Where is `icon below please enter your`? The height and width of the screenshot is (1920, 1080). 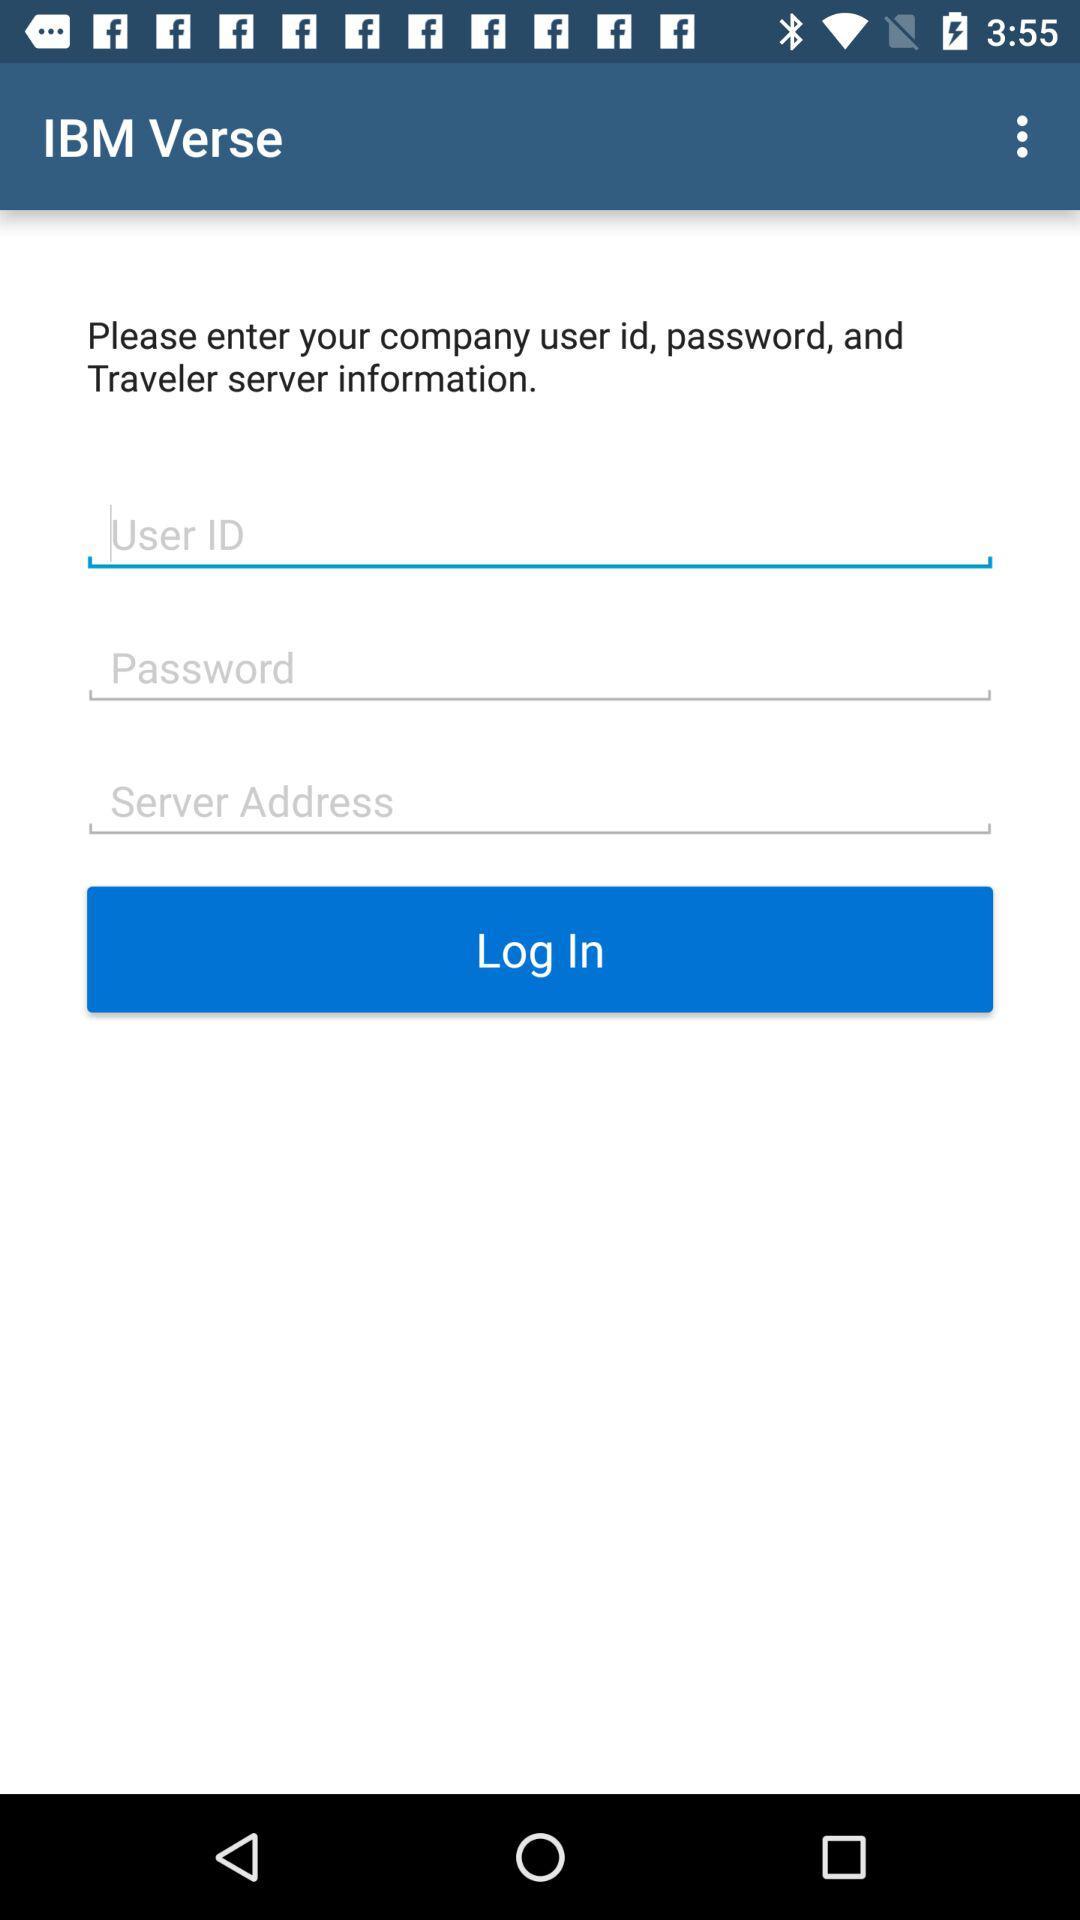 icon below please enter your is located at coordinates (540, 531).